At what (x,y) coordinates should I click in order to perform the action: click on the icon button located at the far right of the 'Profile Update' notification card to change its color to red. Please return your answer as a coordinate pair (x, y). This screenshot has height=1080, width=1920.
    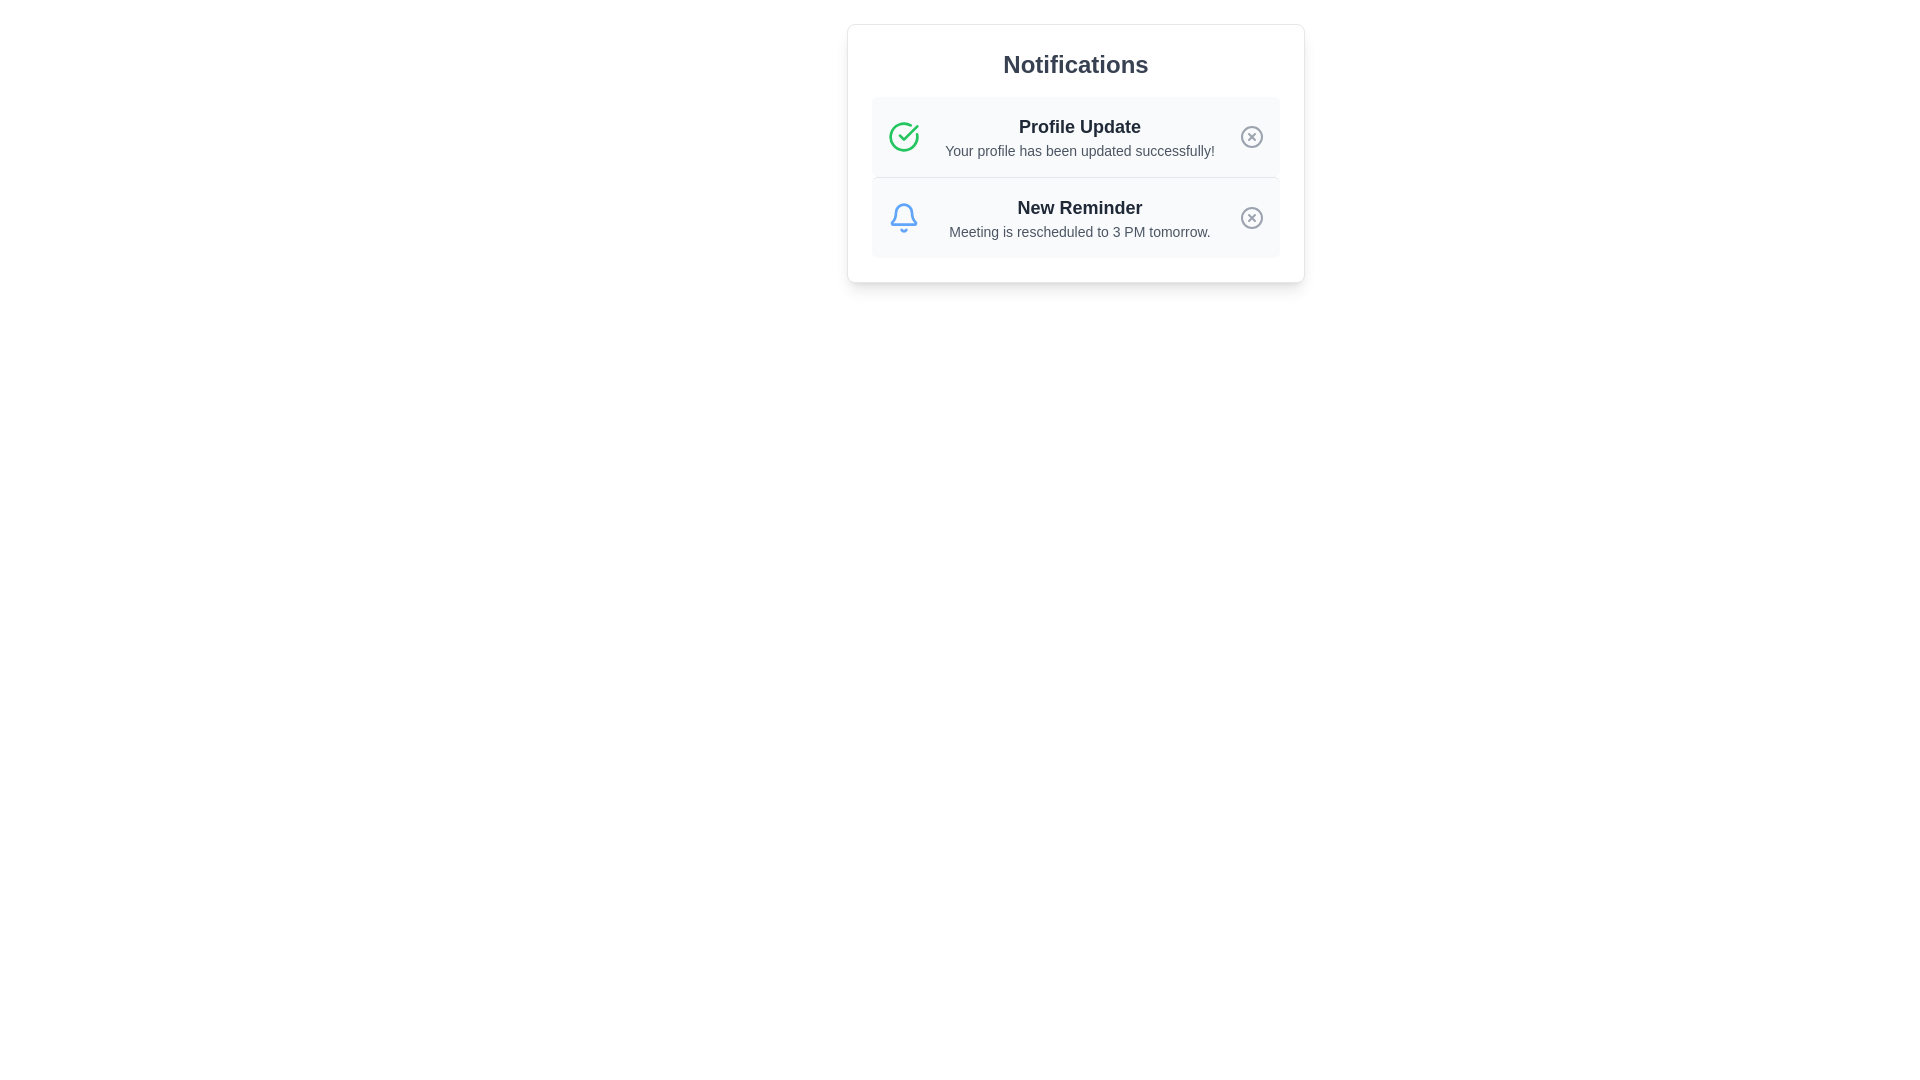
    Looking at the image, I should click on (1251, 136).